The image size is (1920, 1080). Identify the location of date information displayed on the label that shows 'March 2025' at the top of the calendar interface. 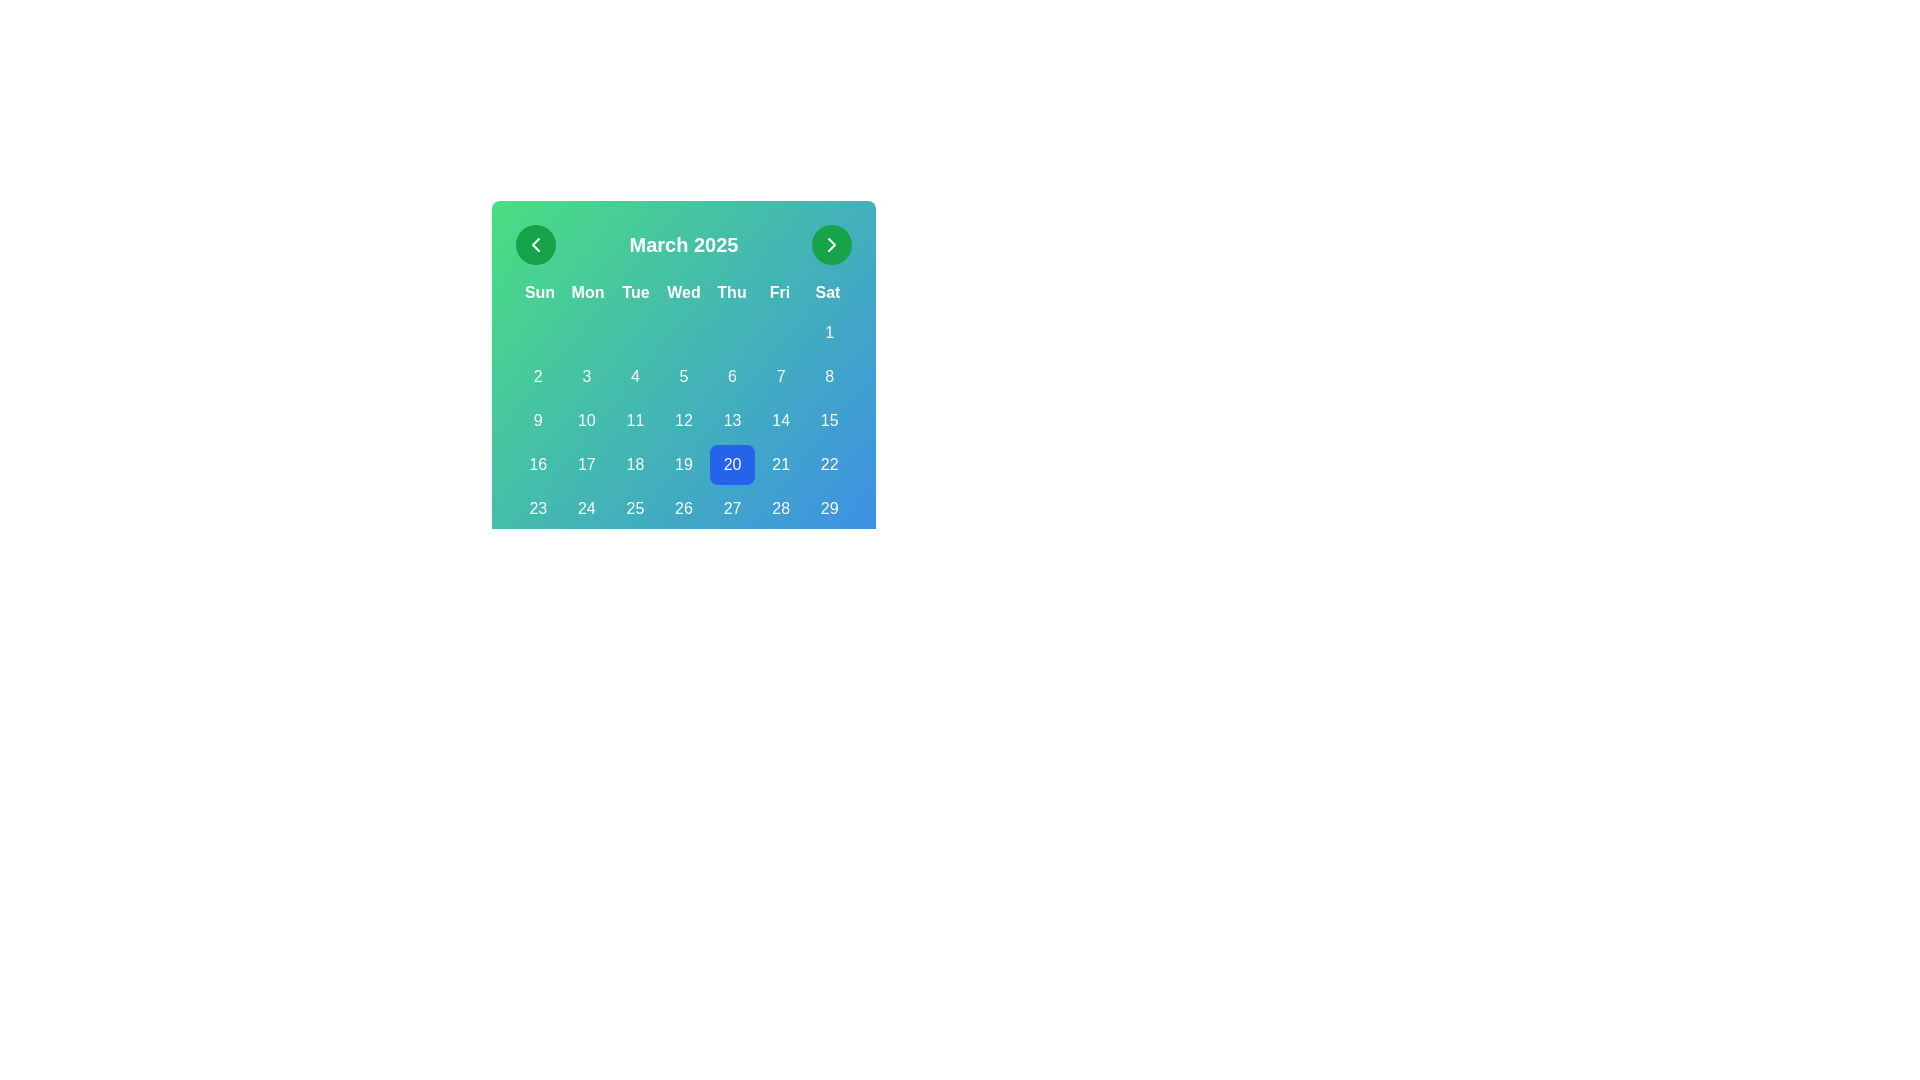
(684, 244).